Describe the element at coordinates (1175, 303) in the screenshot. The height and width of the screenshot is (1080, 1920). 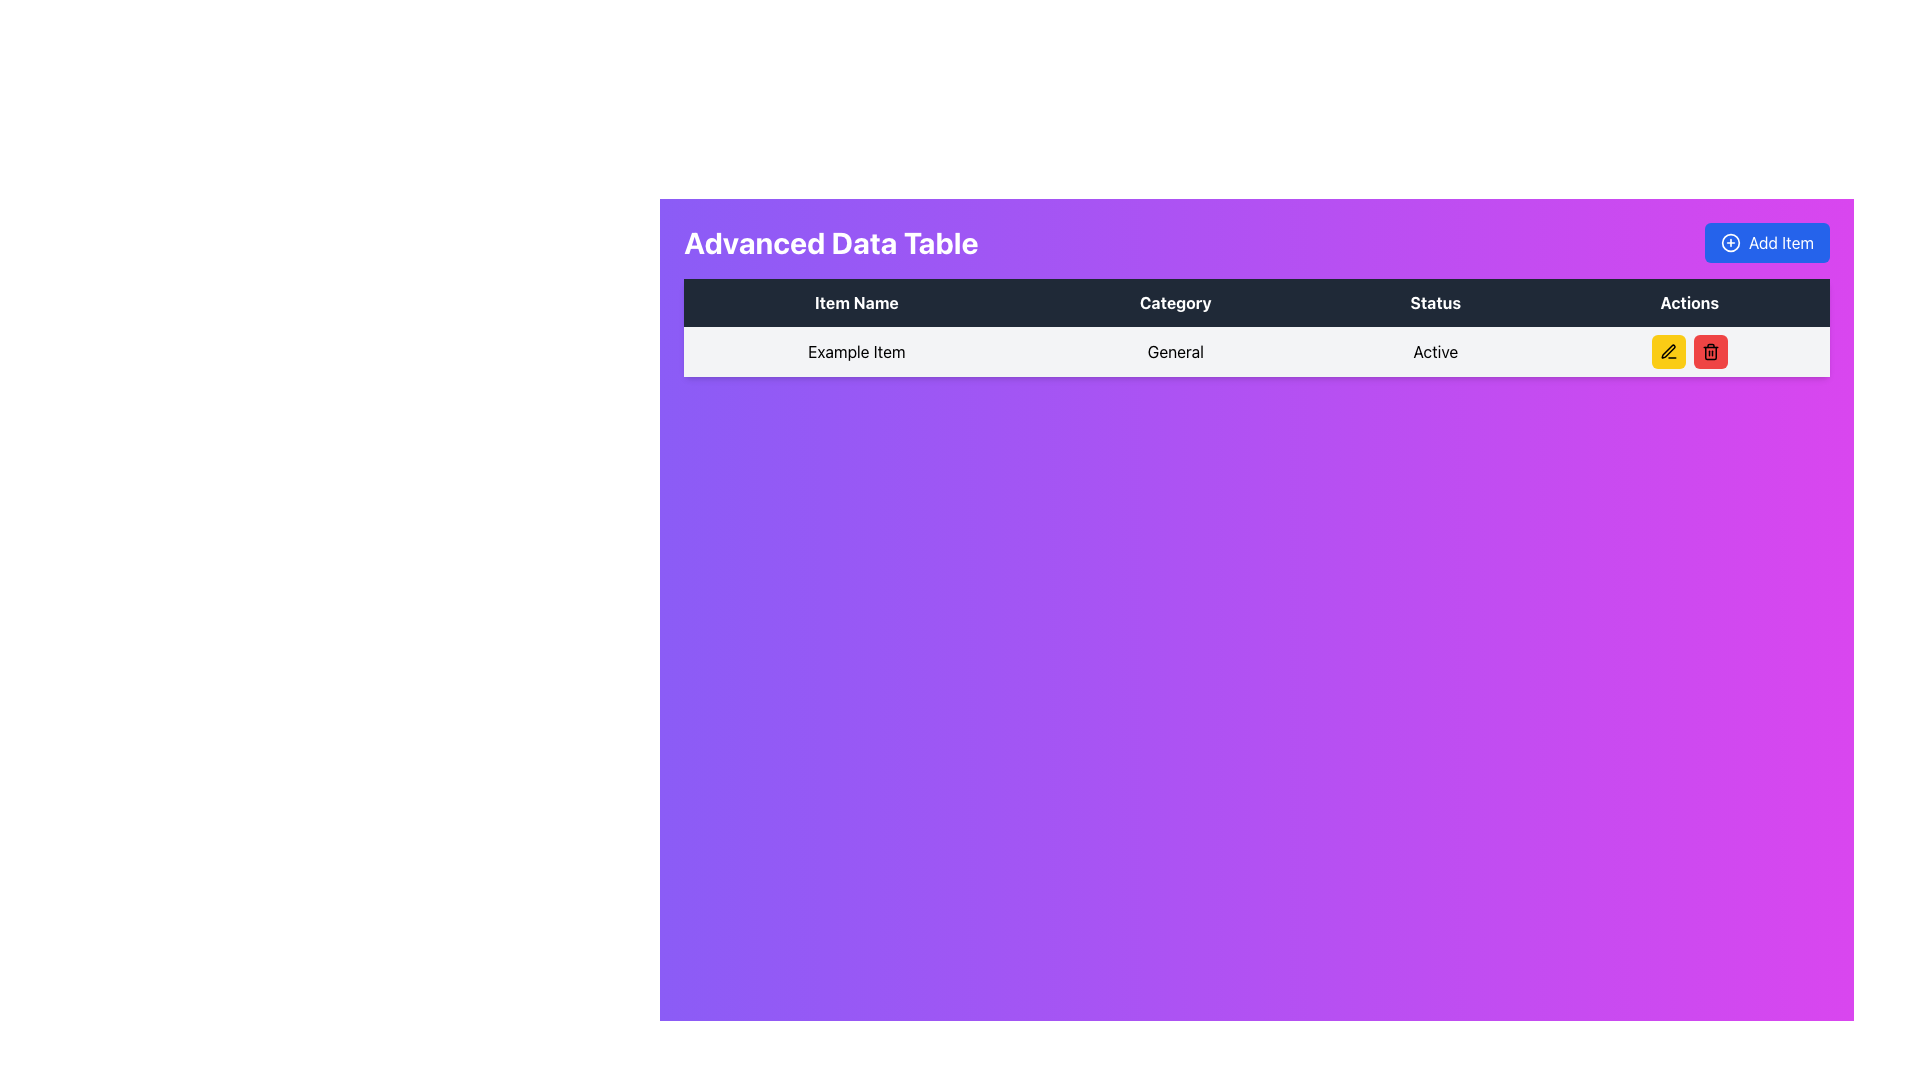
I see `the 'Category' table header, which has a black background and white text, to sort the column` at that location.